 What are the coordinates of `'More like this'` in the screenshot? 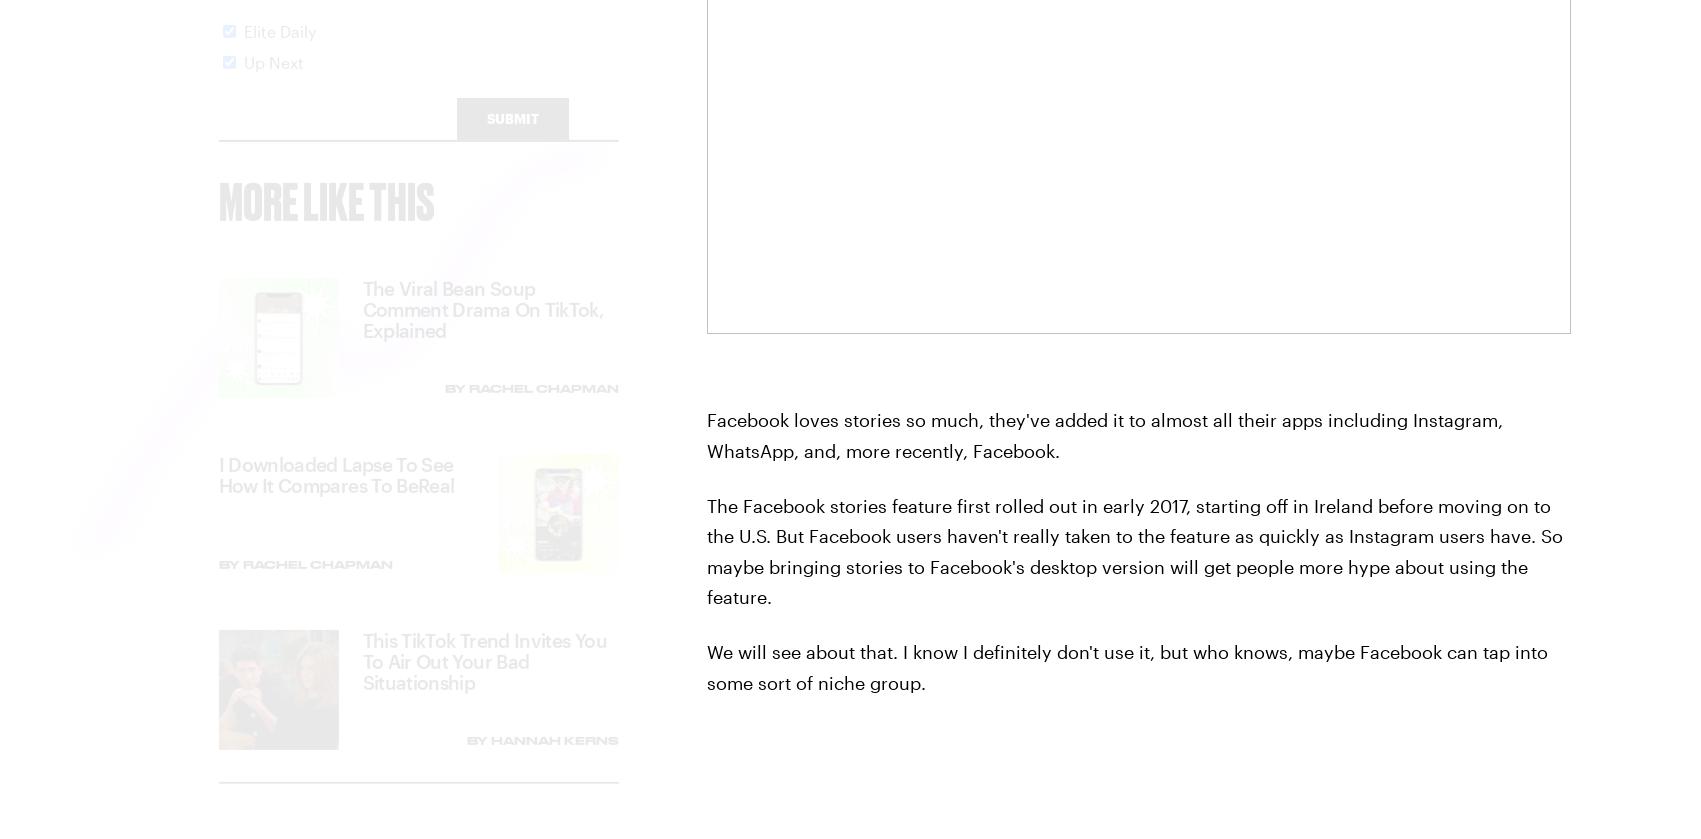 It's located at (326, 218).